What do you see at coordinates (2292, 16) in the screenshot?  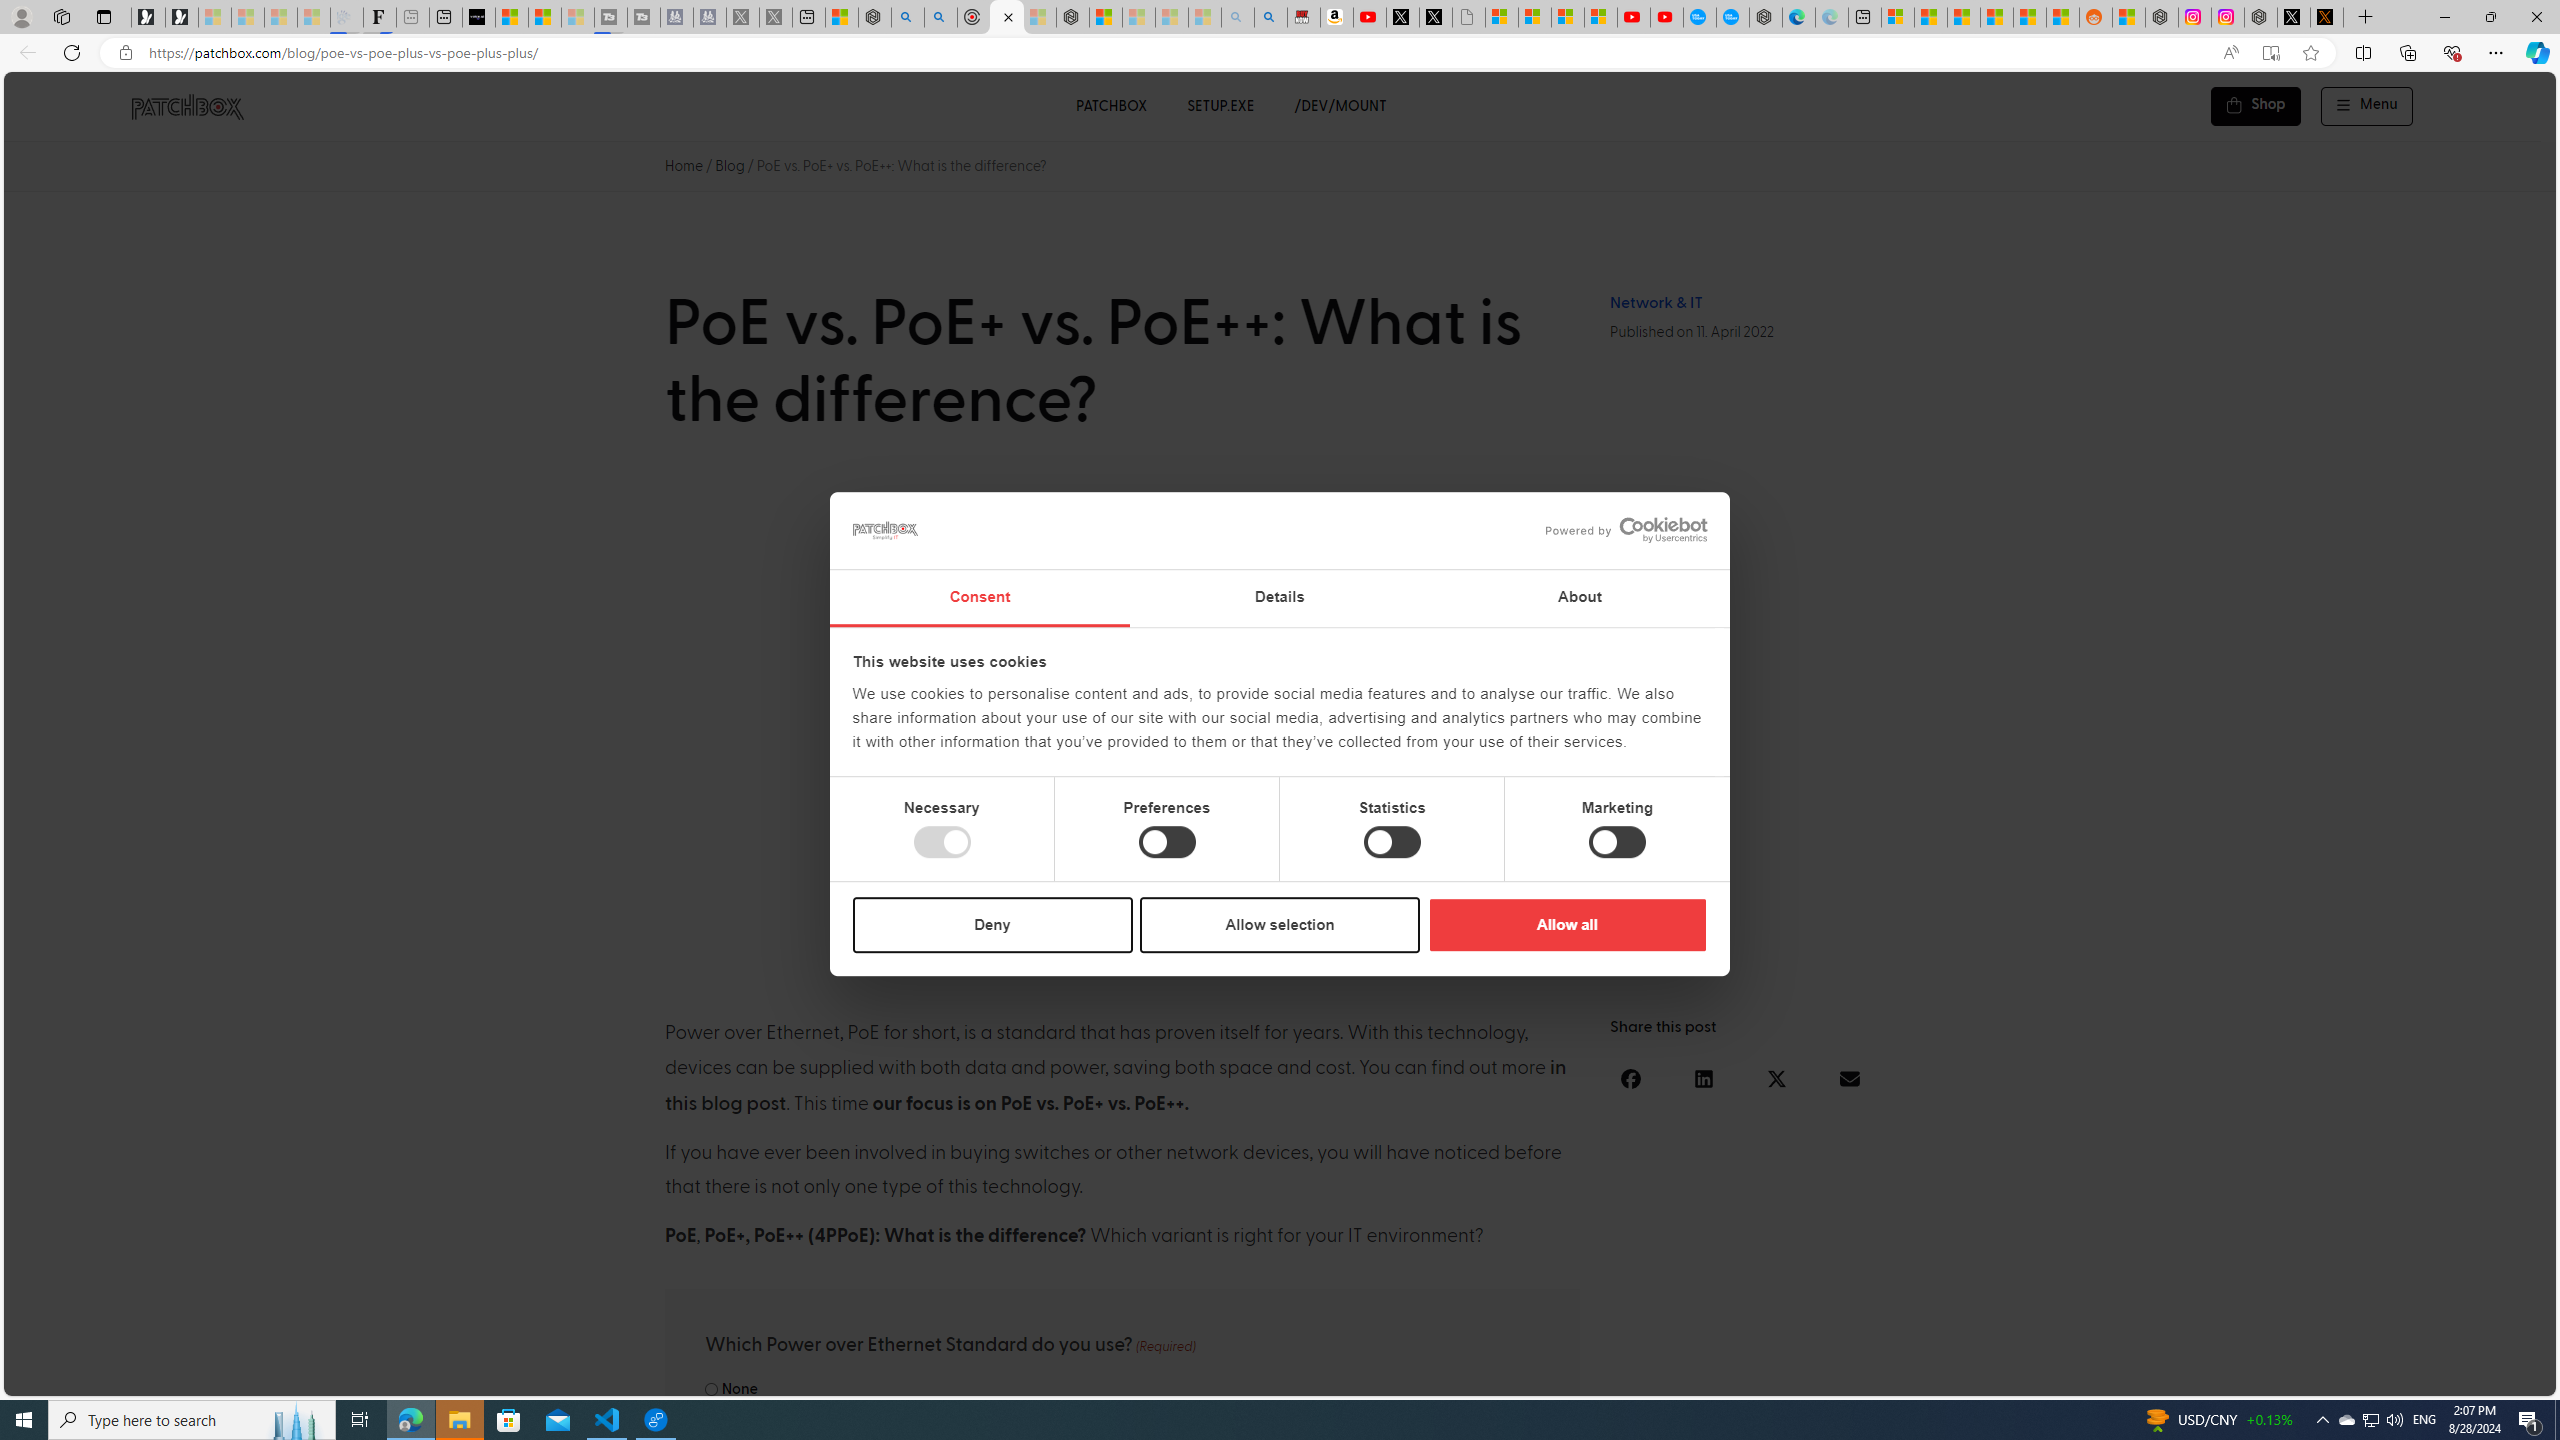 I see `'Nordace (@NordaceOfficial) / X'` at bounding box center [2292, 16].